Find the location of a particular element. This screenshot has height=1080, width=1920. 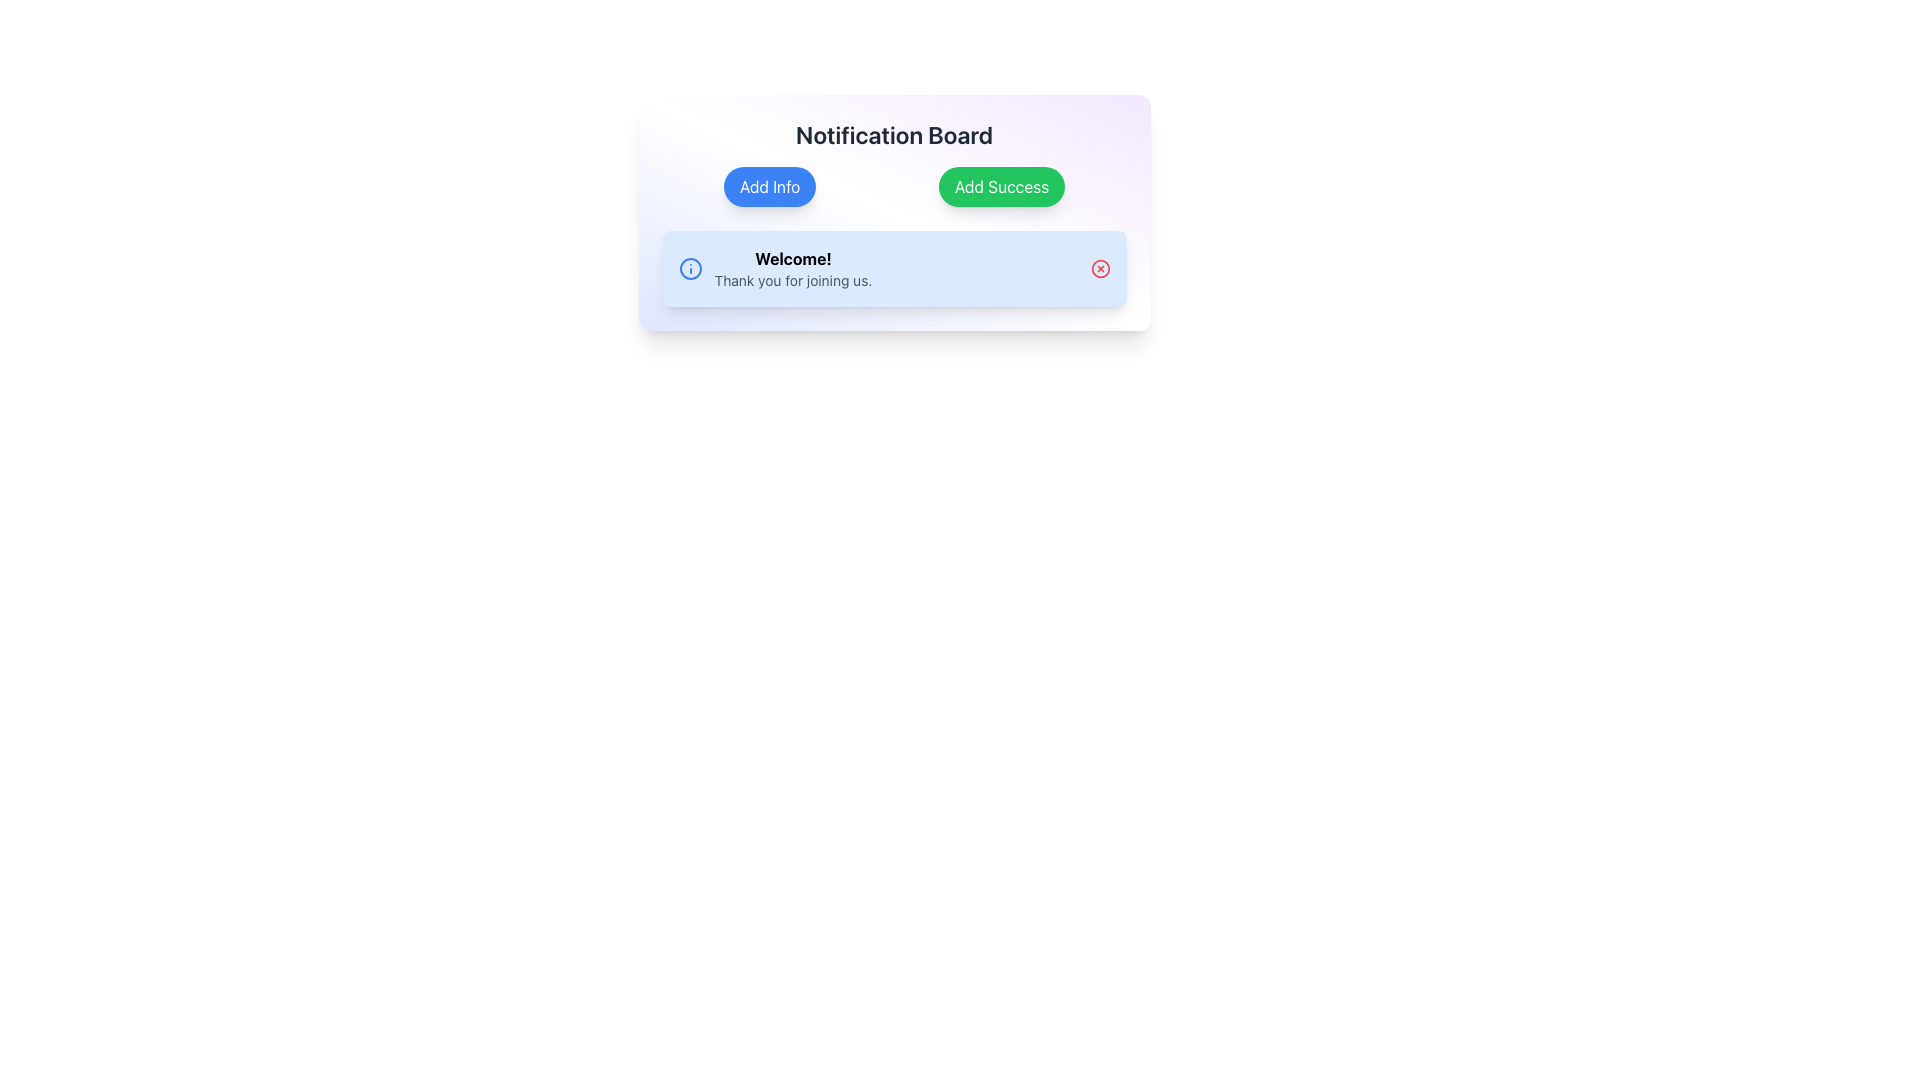

the leftmost button under the 'Notification Board' section is located at coordinates (769, 186).